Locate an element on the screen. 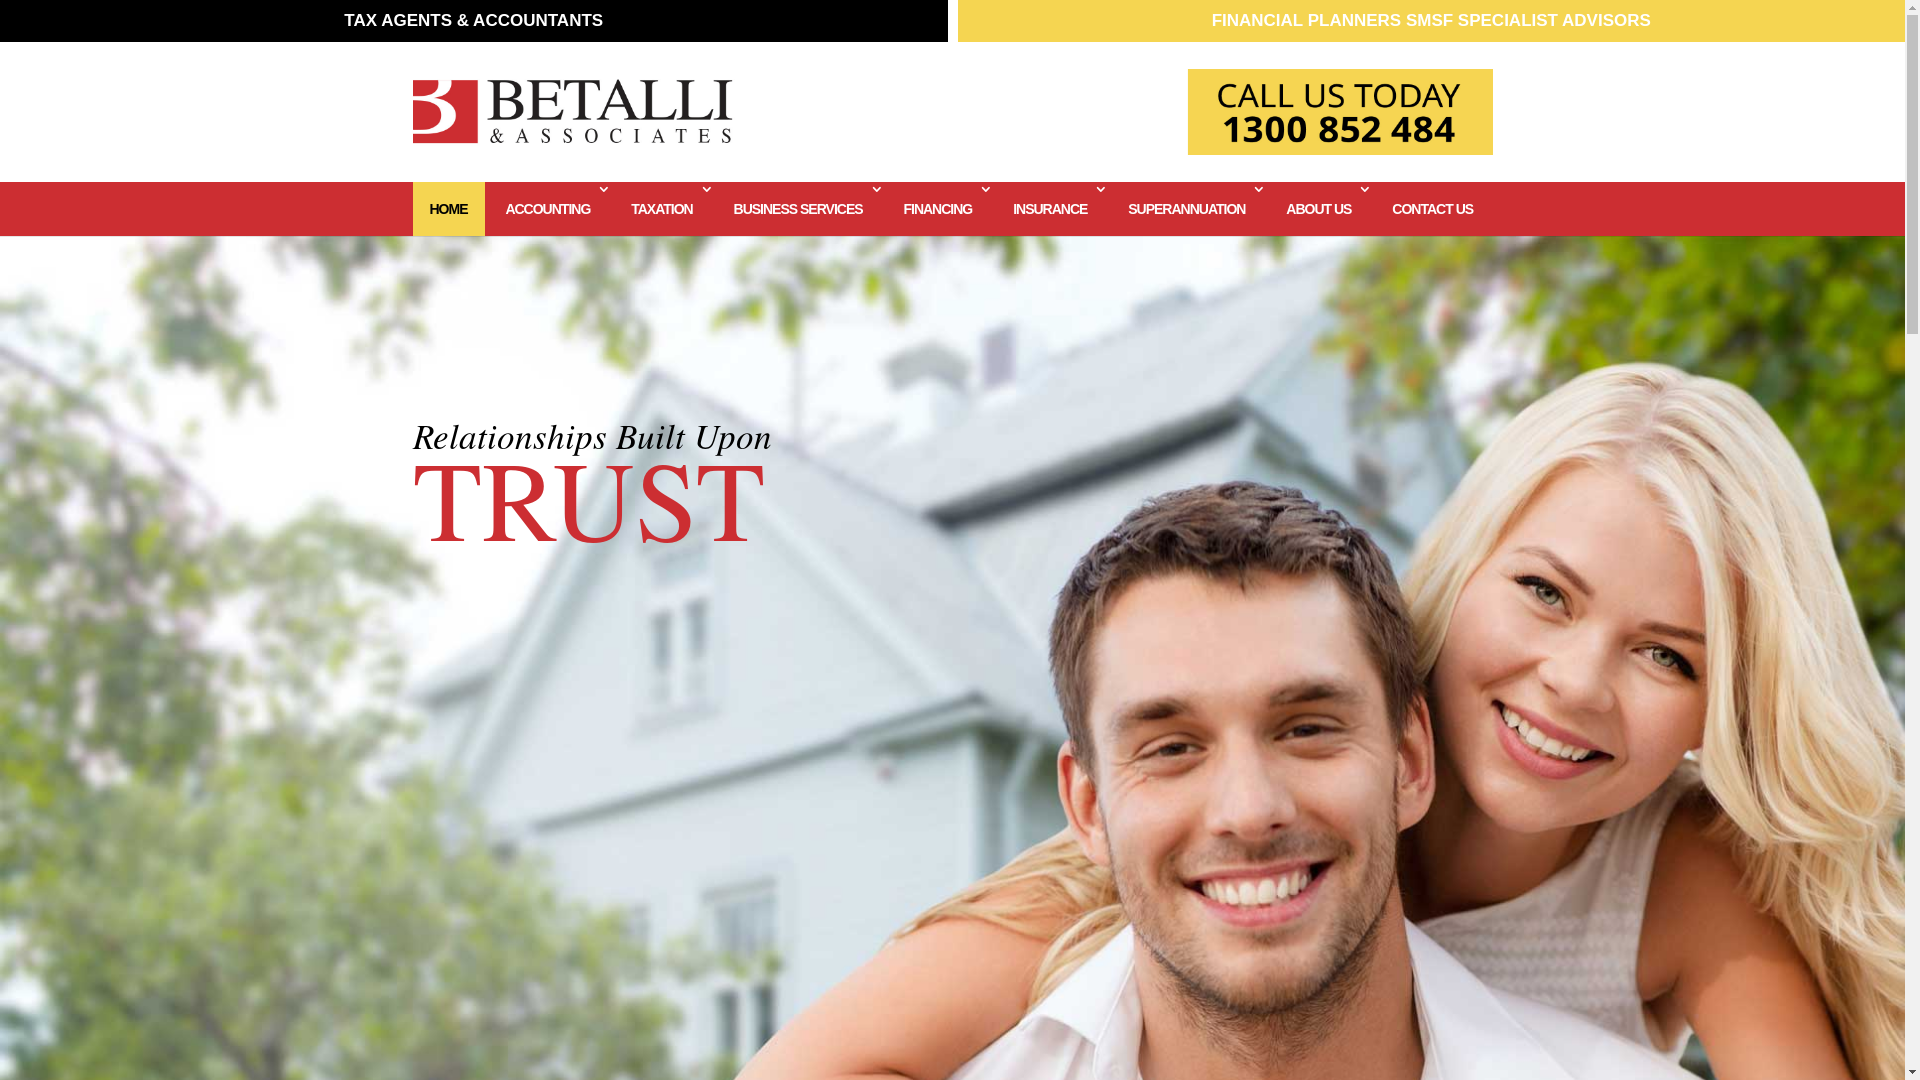  'INSURANCE' is located at coordinates (1050, 208).